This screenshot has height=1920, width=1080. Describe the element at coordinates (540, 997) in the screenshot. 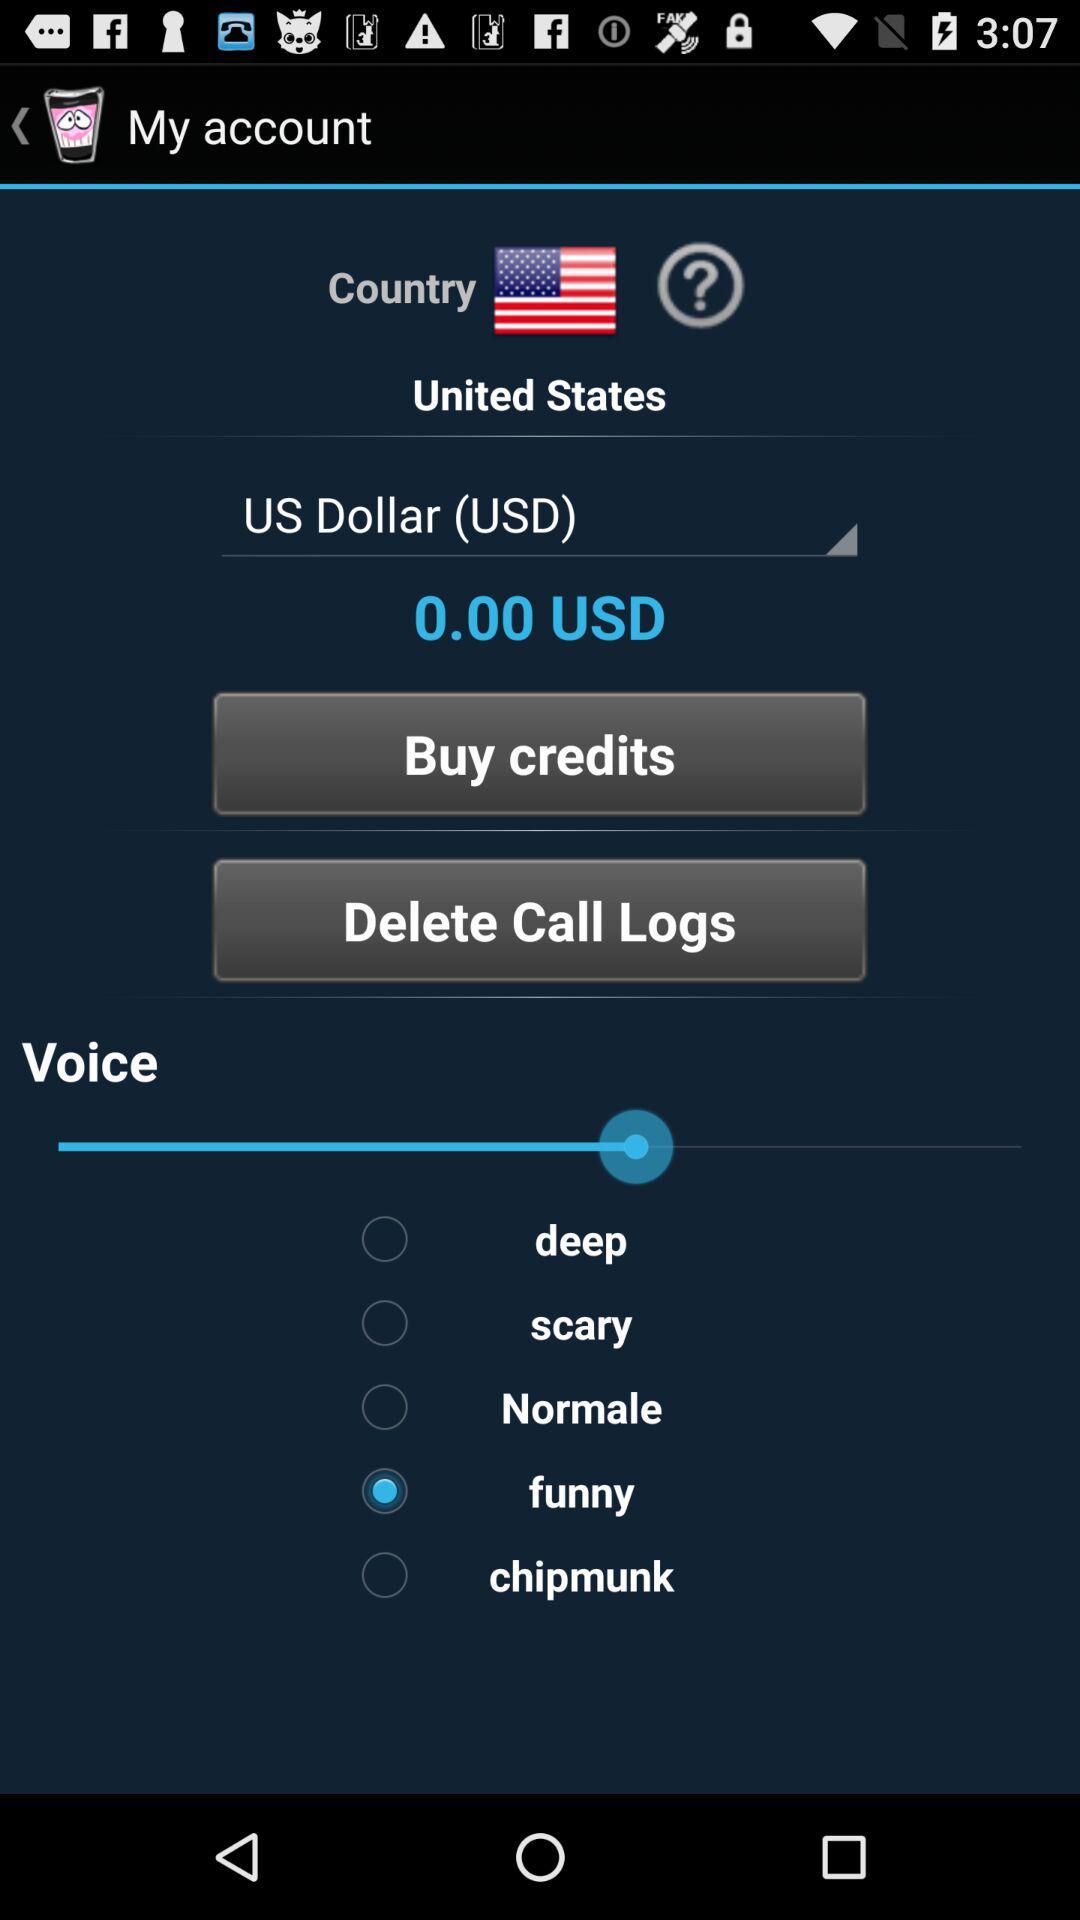

I see `improper tagging` at that location.